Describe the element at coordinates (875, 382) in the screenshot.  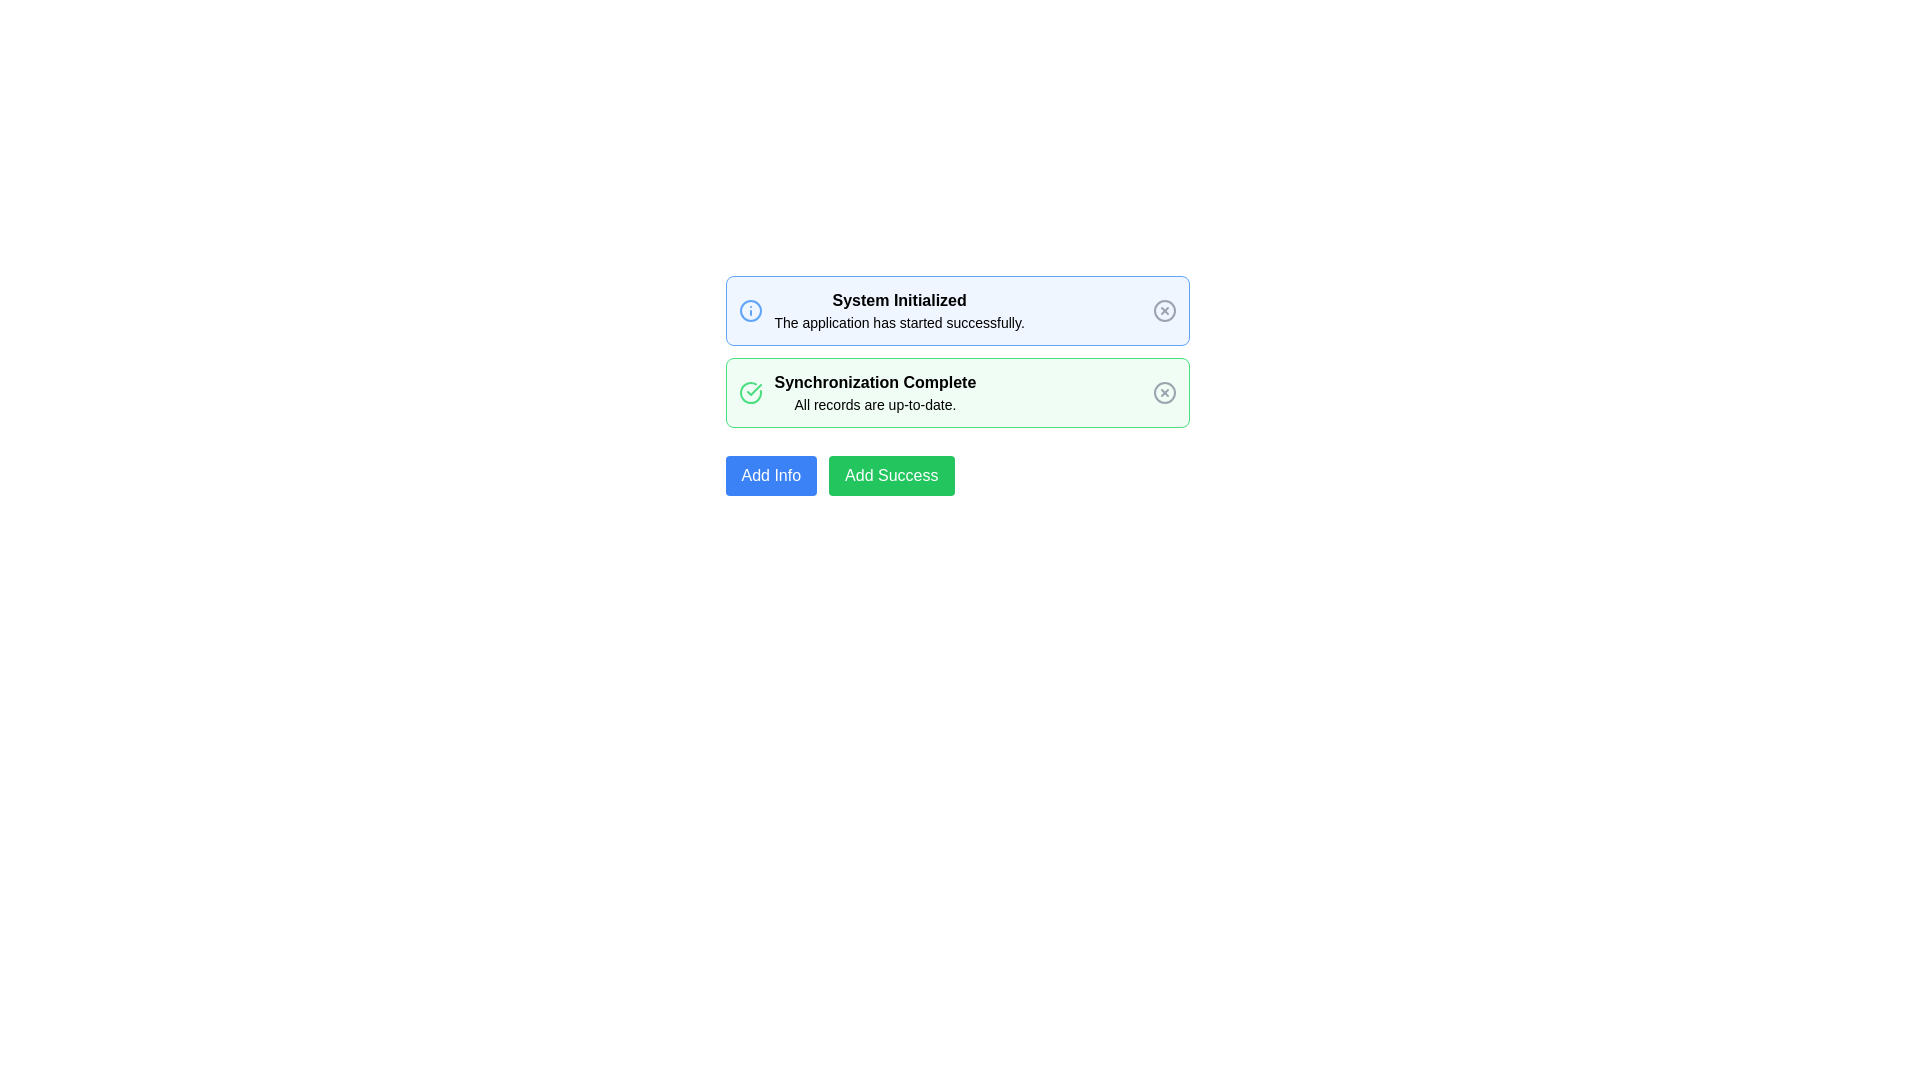
I see `the text label indicating 'Synchronization Complete' at the top of the green notification block` at that location.